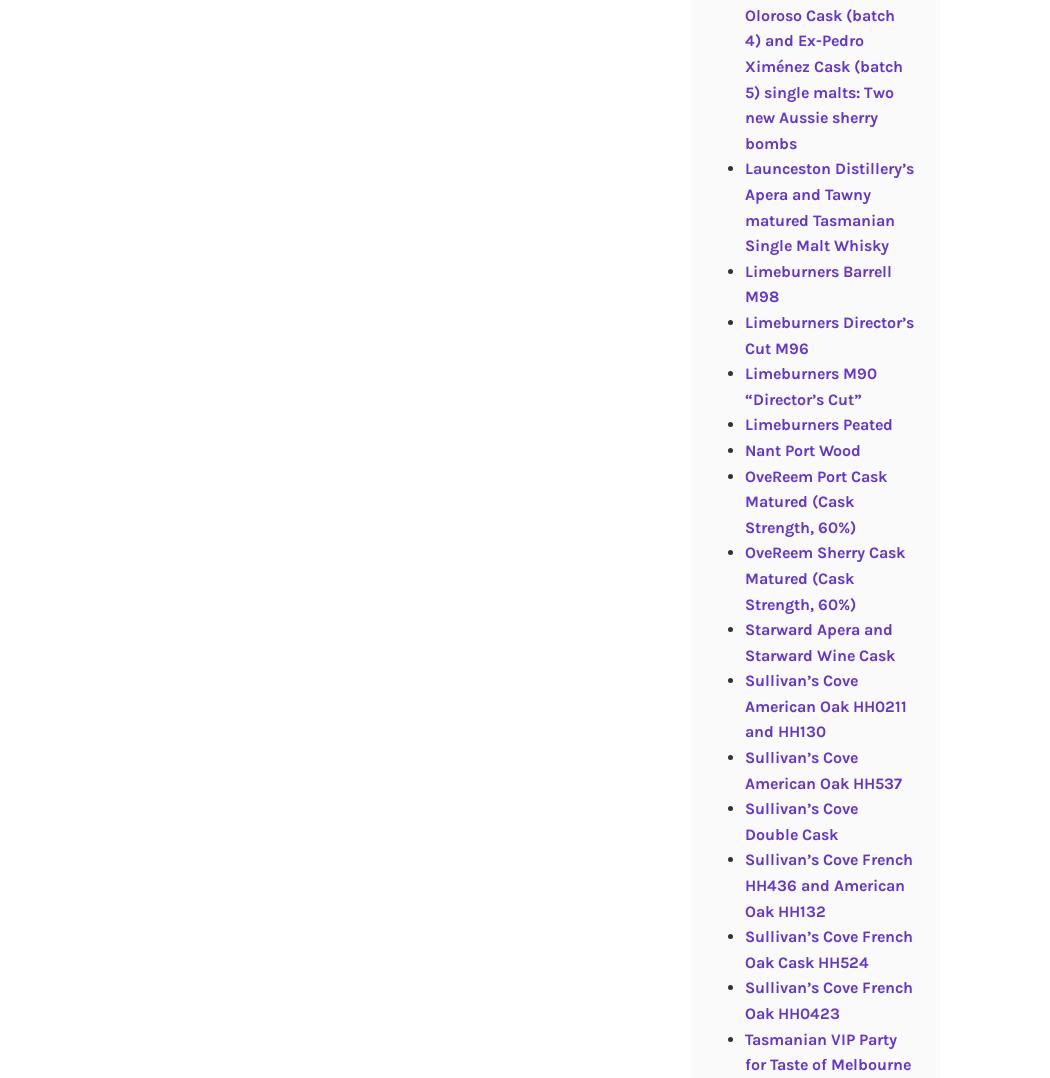 This screenshot has width=1050, height=1078. What do you see at coordinates (828, 333) in the screenshot?
I see `'Limeburners Director’s Cut M96'` at bounding box center [828, 333].